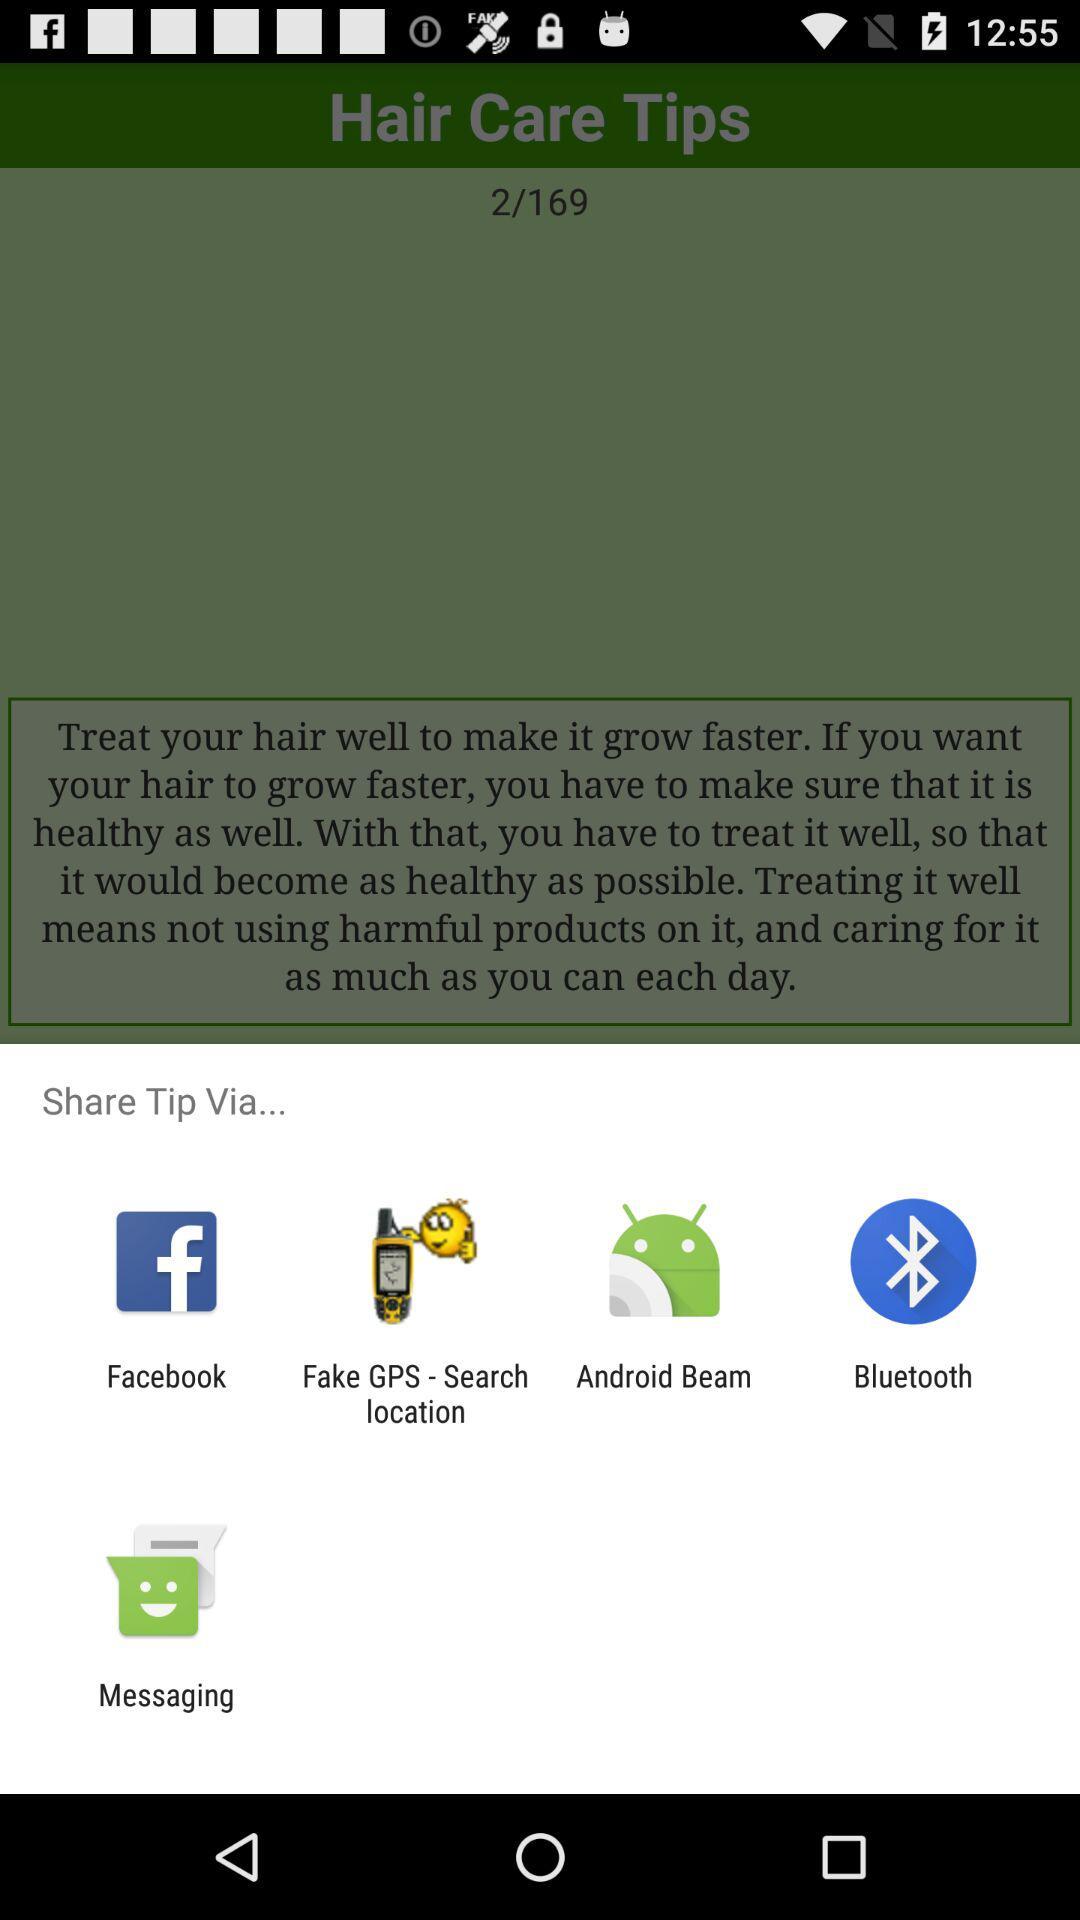 The width and height of the screenshot is (1080, 1920). I want to click on the item next to the fake gps search item, so click(664, 1392).